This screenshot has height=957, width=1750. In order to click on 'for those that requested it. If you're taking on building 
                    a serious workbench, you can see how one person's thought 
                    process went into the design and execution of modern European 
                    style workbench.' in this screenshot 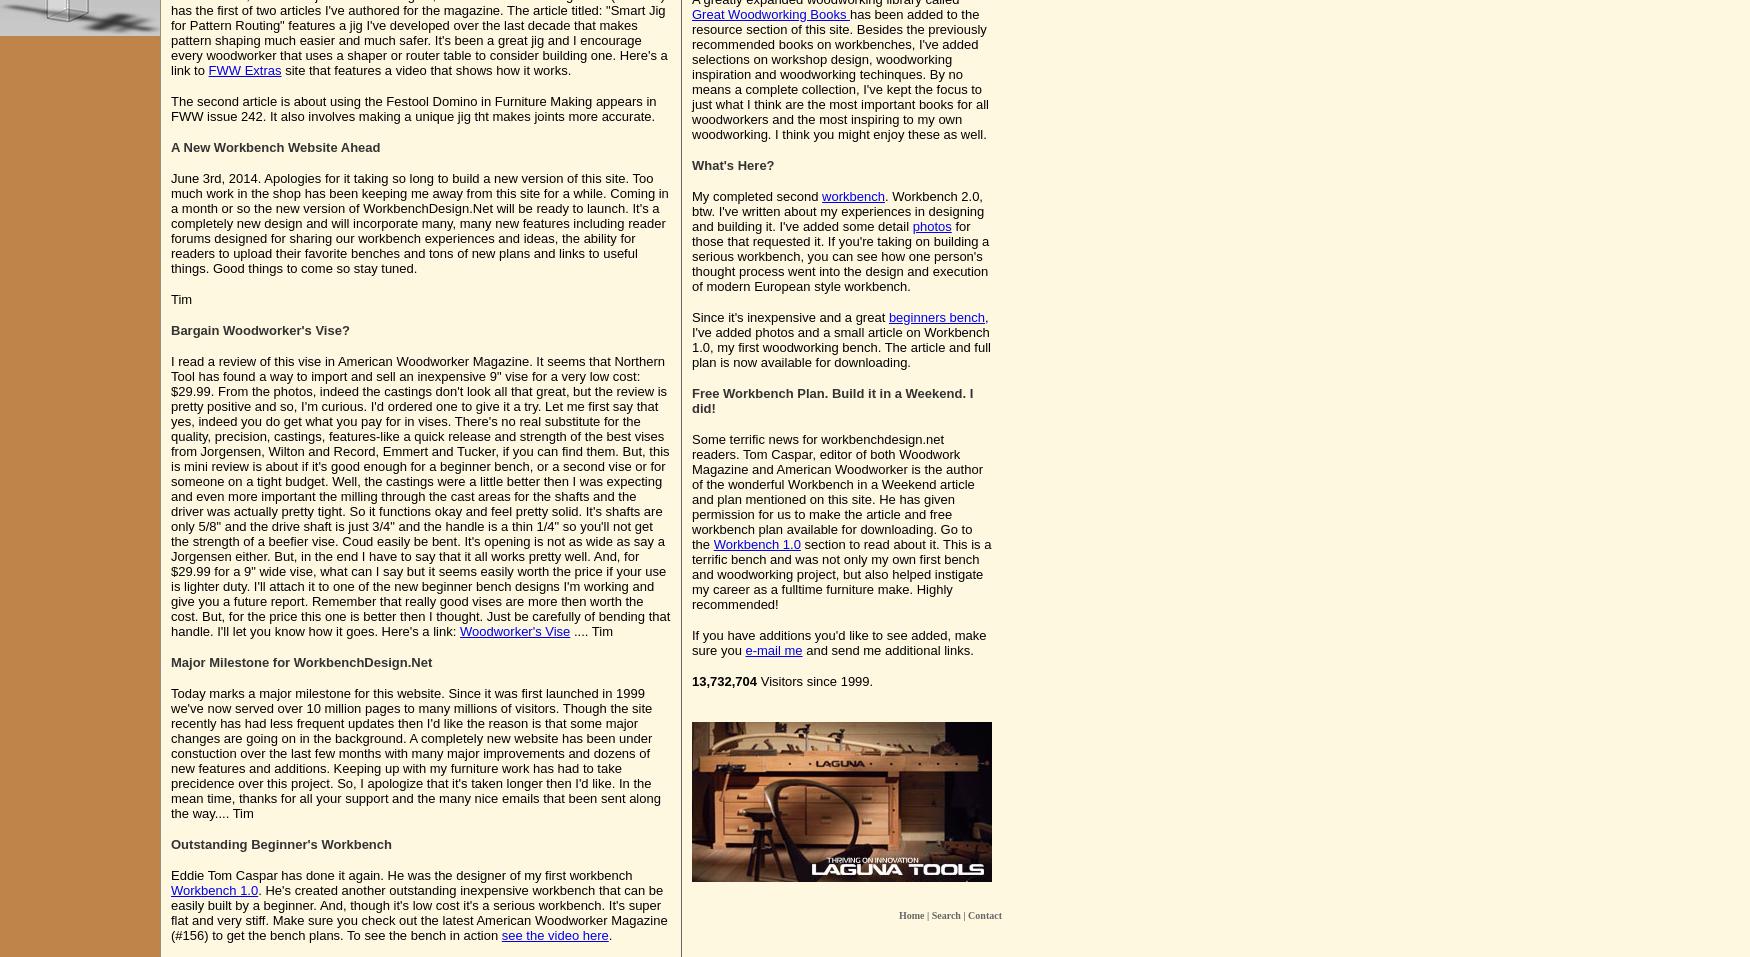, I will do `click(840, 255)`.